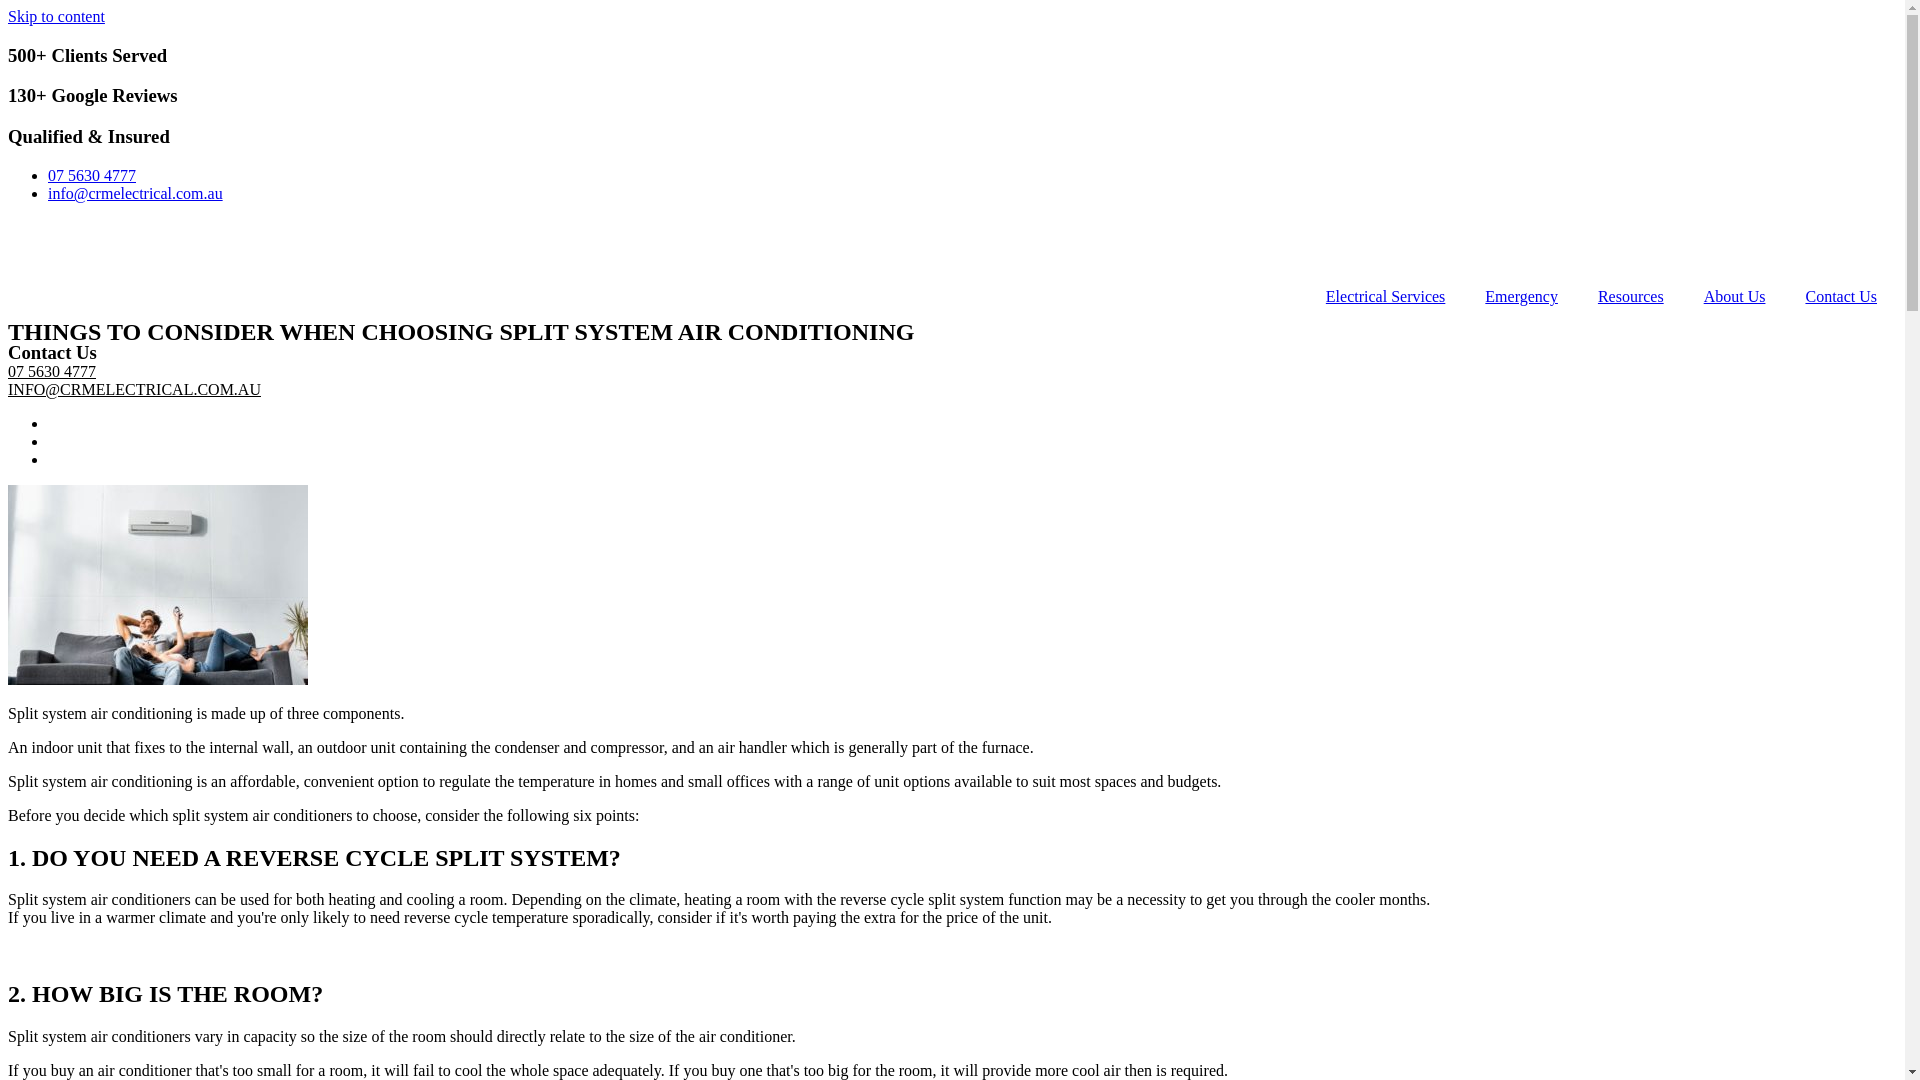  What do you see at coordinates (134, 193) in the screenshot?
I see `'info@crmelectrical.com.au'` at bounding box center [134, 193].